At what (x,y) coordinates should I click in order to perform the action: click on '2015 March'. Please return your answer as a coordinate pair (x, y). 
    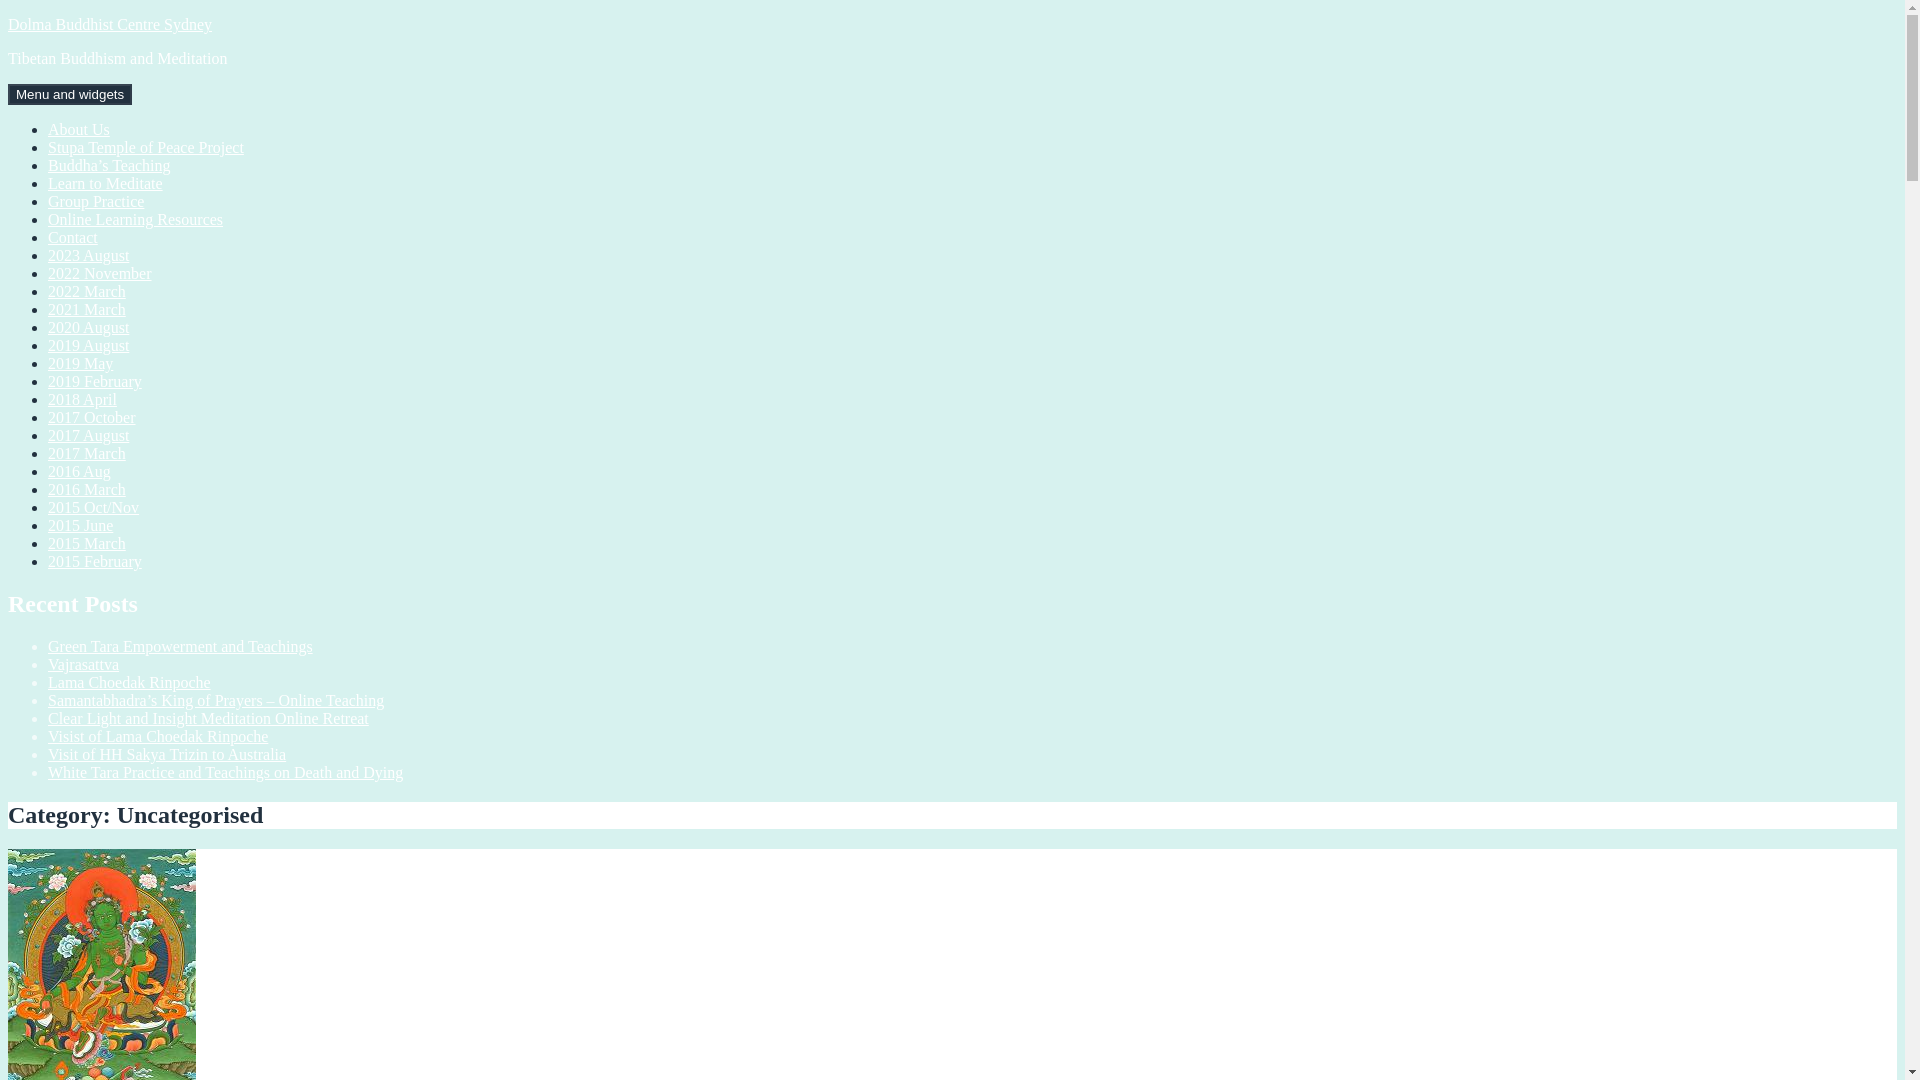
    Looking at the image, I should click on (48, 543).